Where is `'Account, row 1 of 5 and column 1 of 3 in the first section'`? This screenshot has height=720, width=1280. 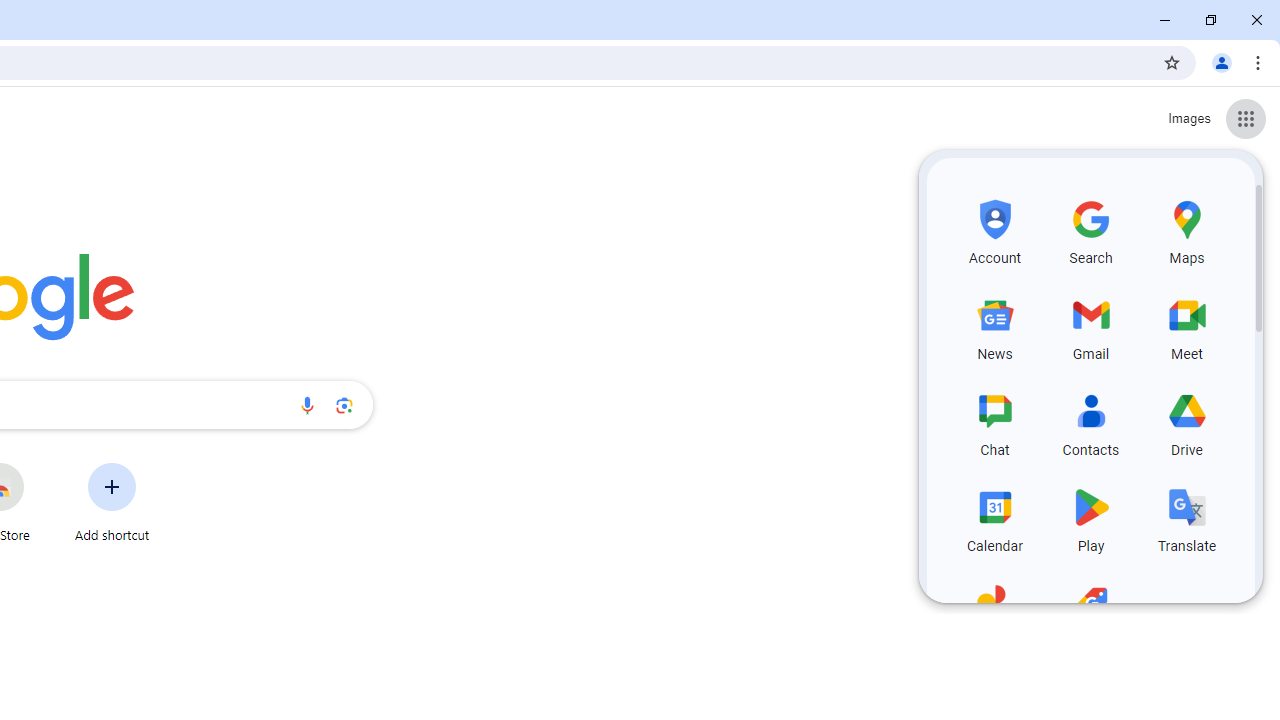
'Account, row 1 of 5 and column 1 of 3 in the first section' is located at coordinates (995, 229).